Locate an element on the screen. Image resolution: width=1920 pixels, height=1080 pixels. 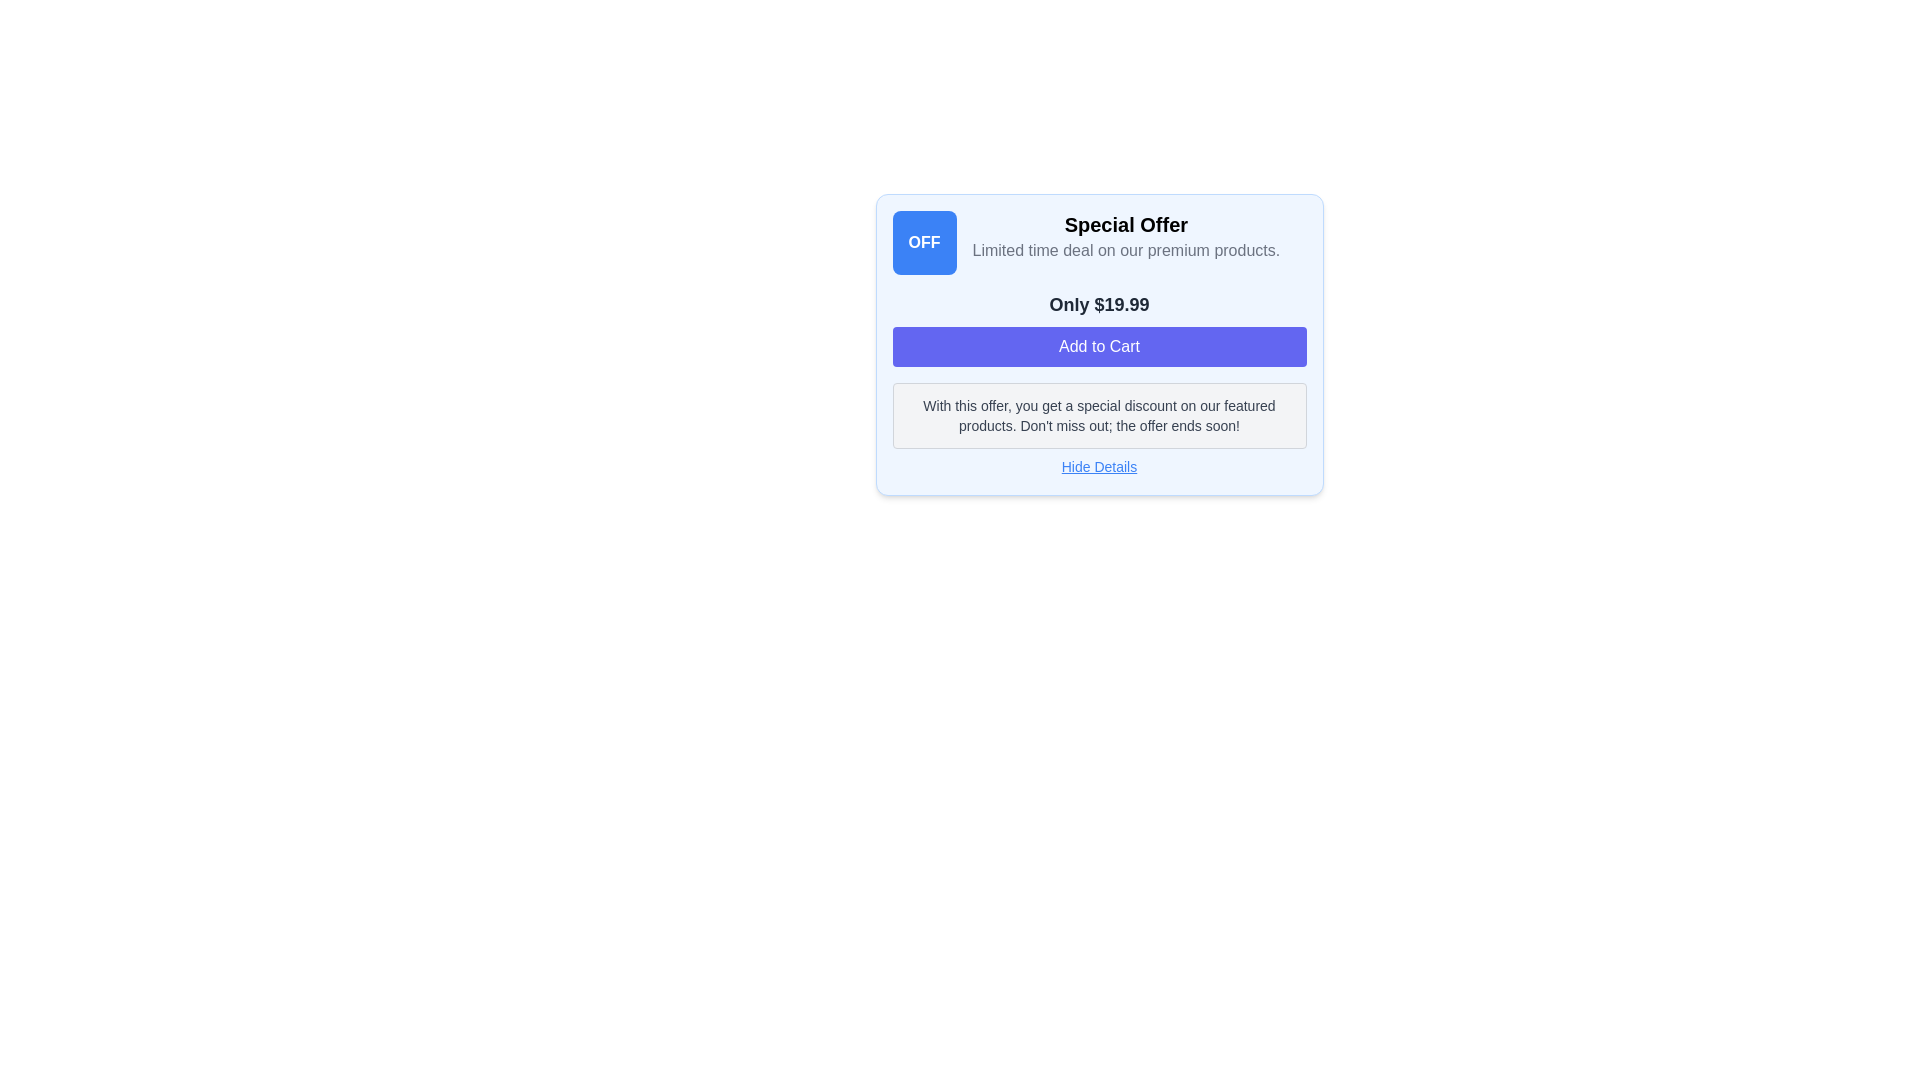
the button located within the composite element that displays the product price is located at coordinates (1098, 327).